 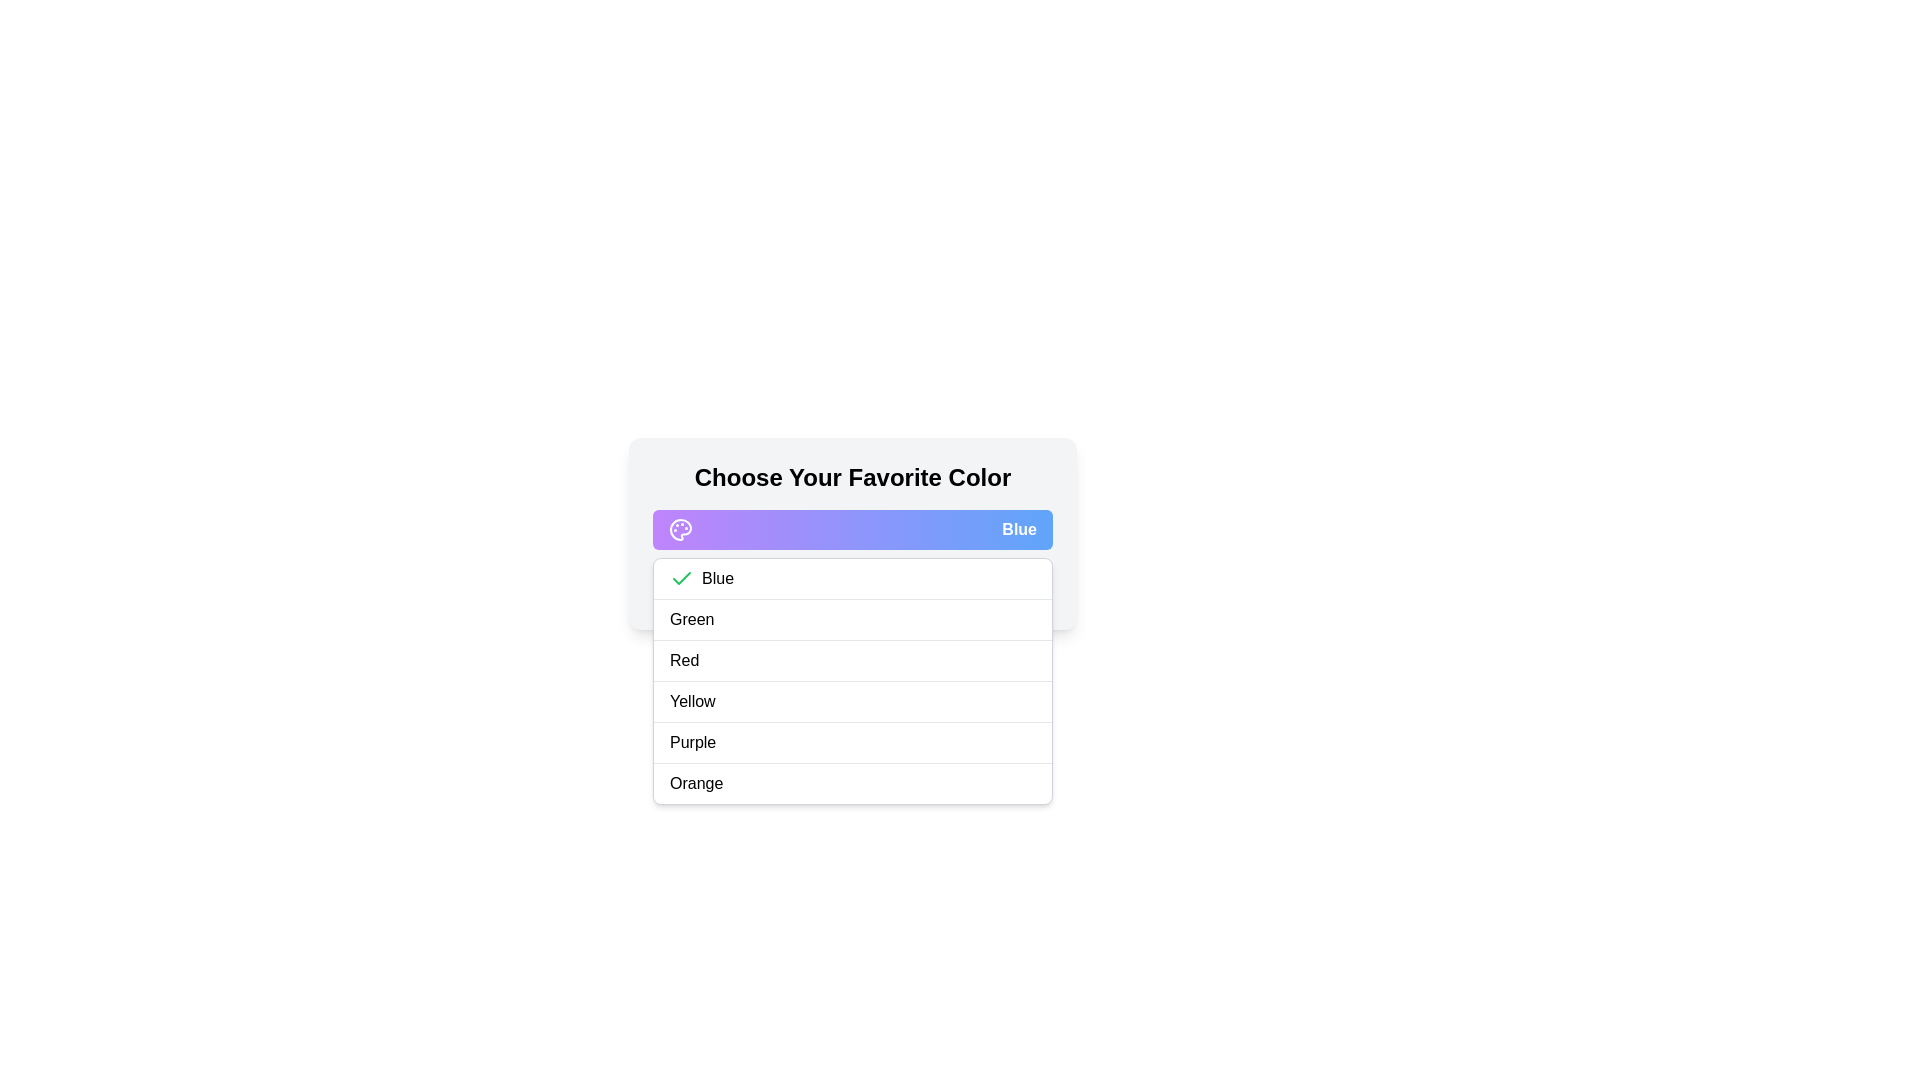 I want to click on the bottom-left to top-right diagonal line of the 'X' icon, which indicates the action to close or remove associated content in the dropdown menu, so click(x=788, y=585).